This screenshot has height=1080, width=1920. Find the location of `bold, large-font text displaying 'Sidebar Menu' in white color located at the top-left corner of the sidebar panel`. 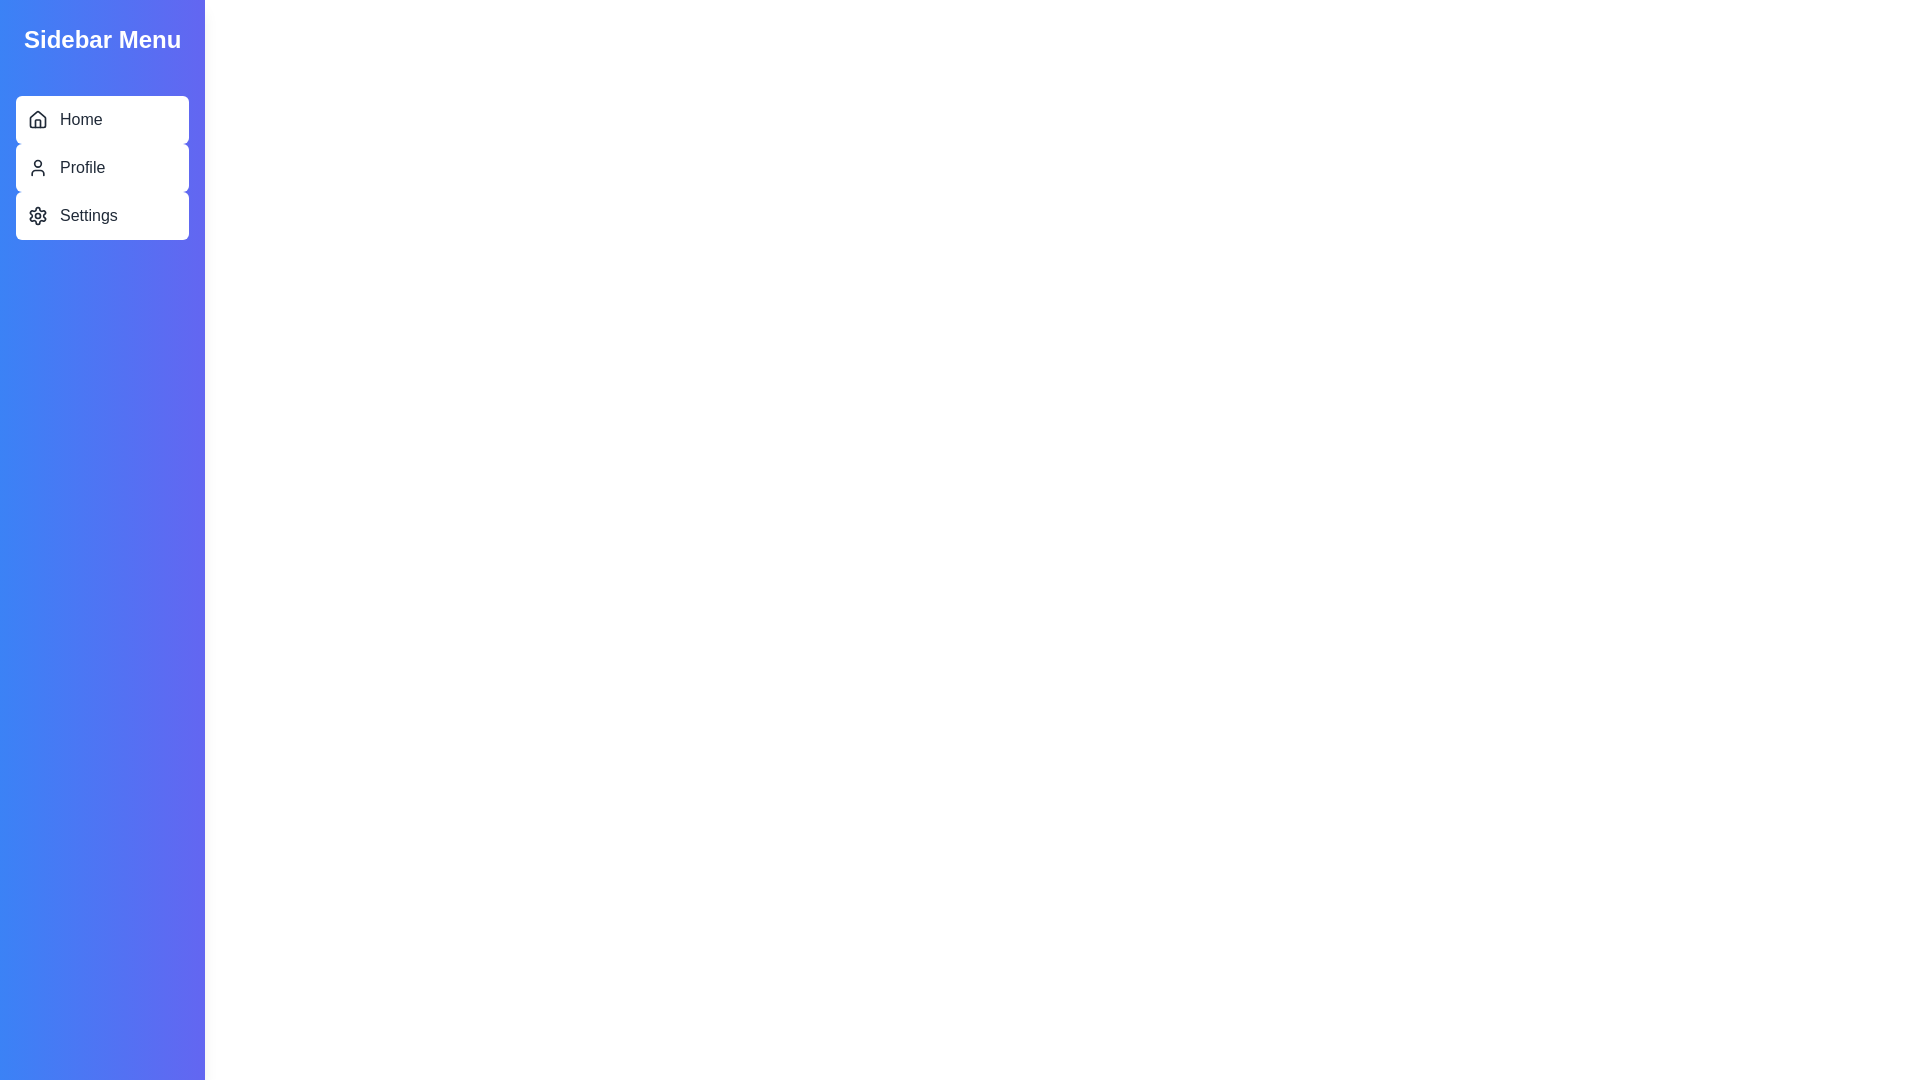

bold, large-font text displaying 'Sidebar Menu' in white color located at the top-left corner of the sidebar panel is located at coordinates (101, 39).